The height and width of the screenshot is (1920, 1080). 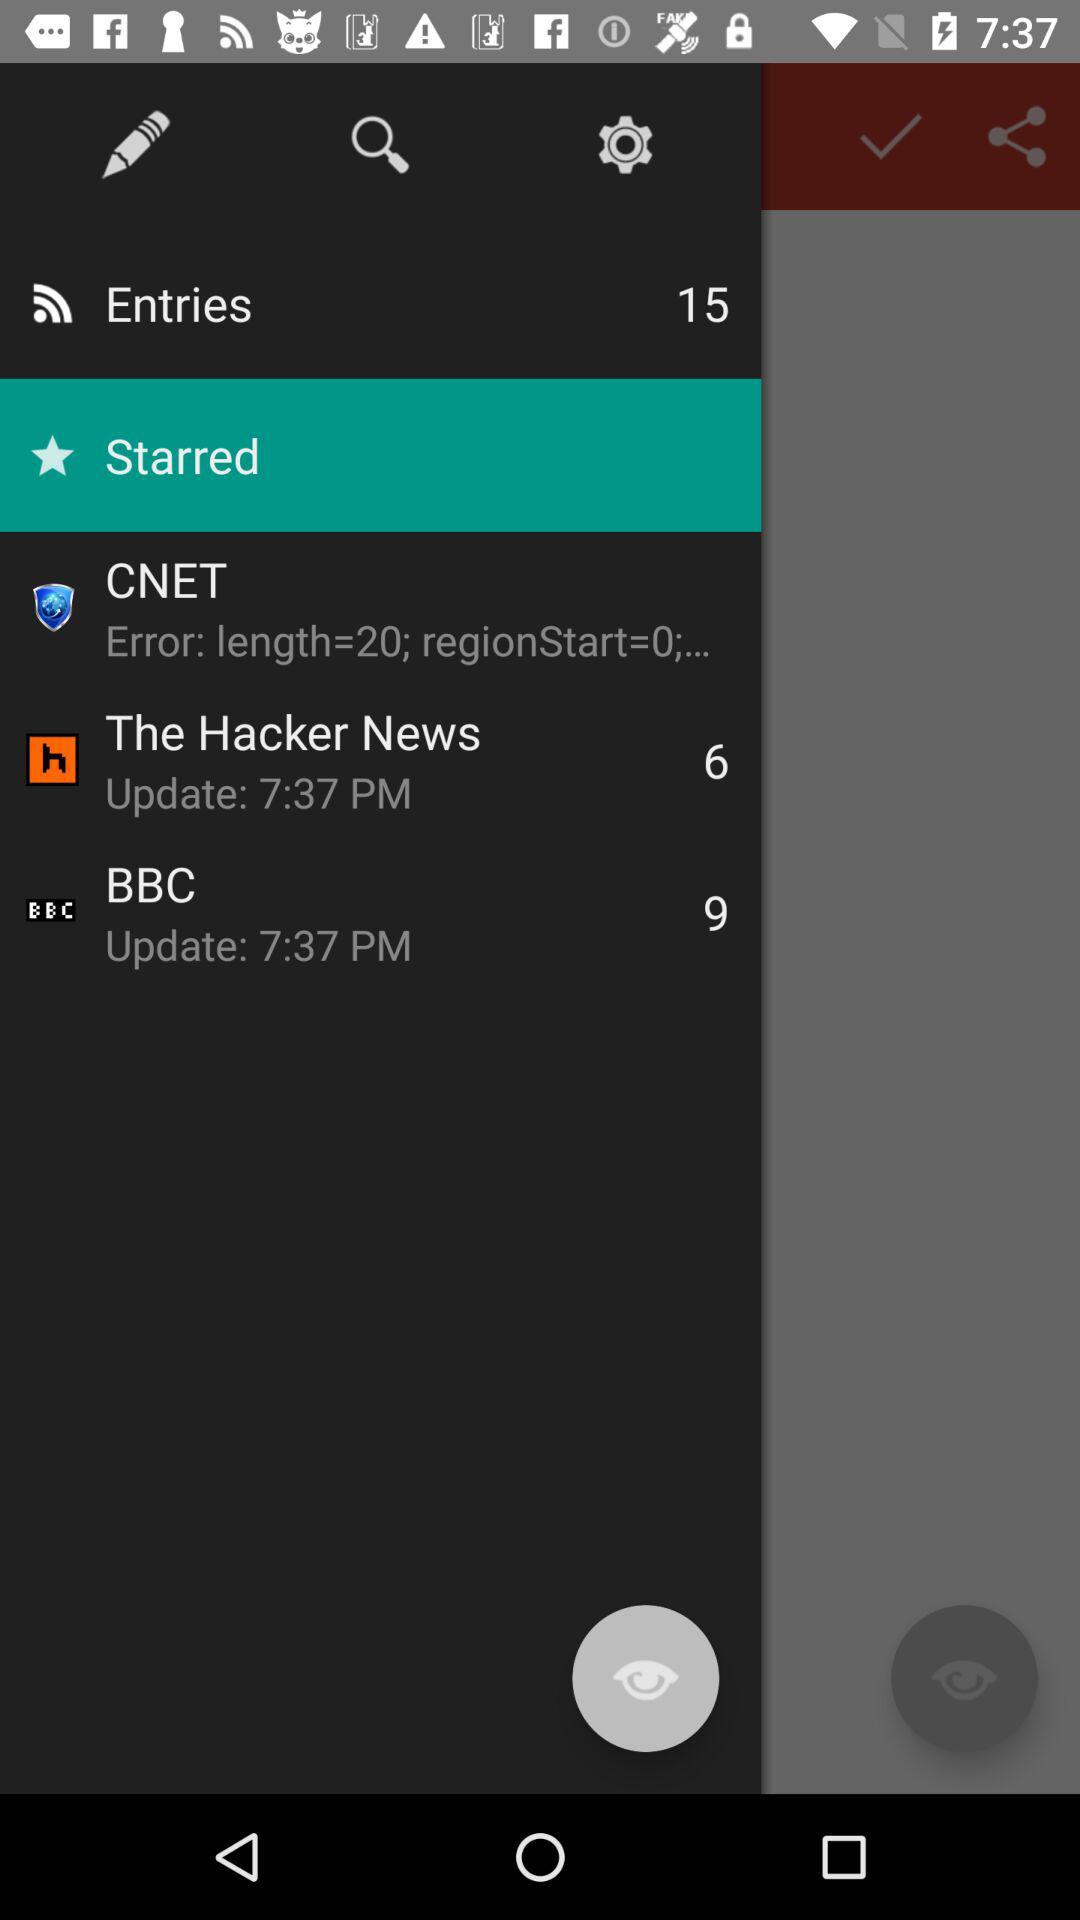 What do you see at coordinates (963, 1678) in the screenshot?
I see `the visibility icon` at bounding box center [963, 1678].